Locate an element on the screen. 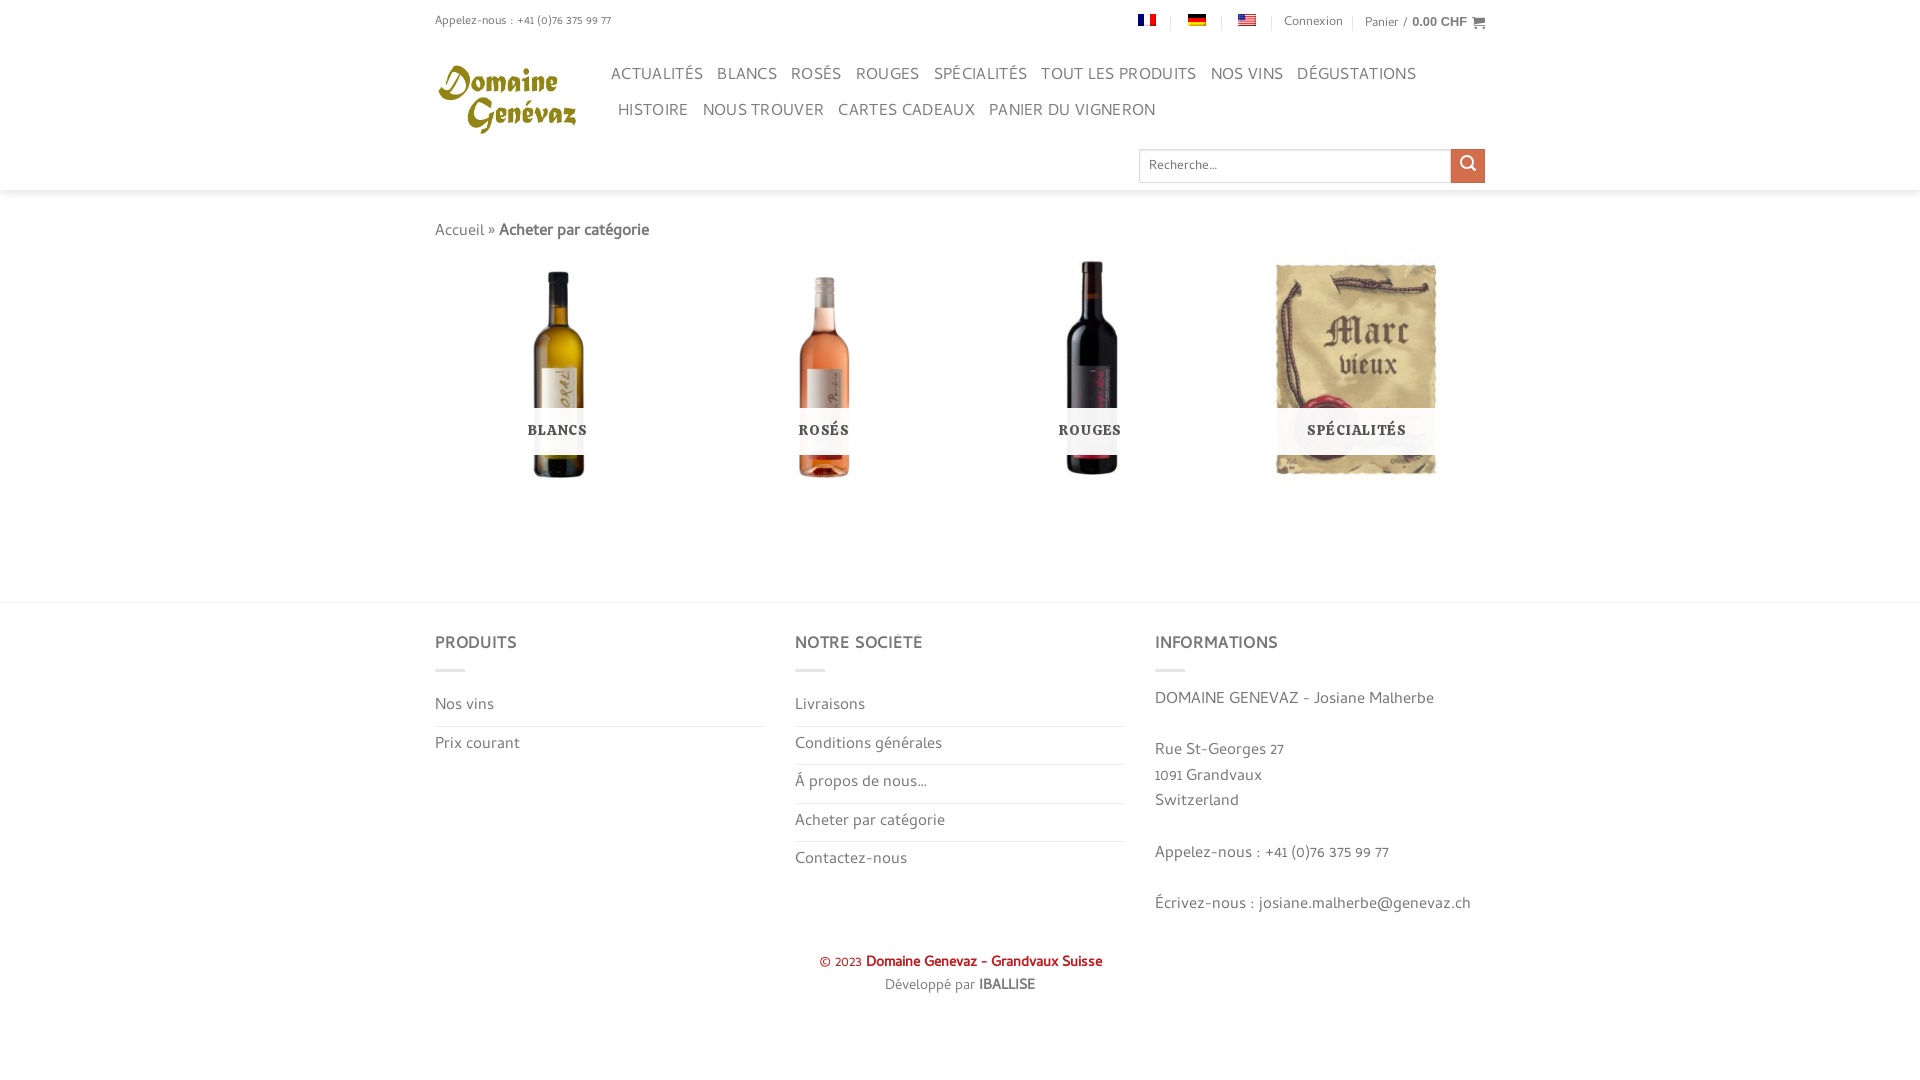 The image size is (1920, 1080). 'Recherche' is located at coordinates (1450, 164).